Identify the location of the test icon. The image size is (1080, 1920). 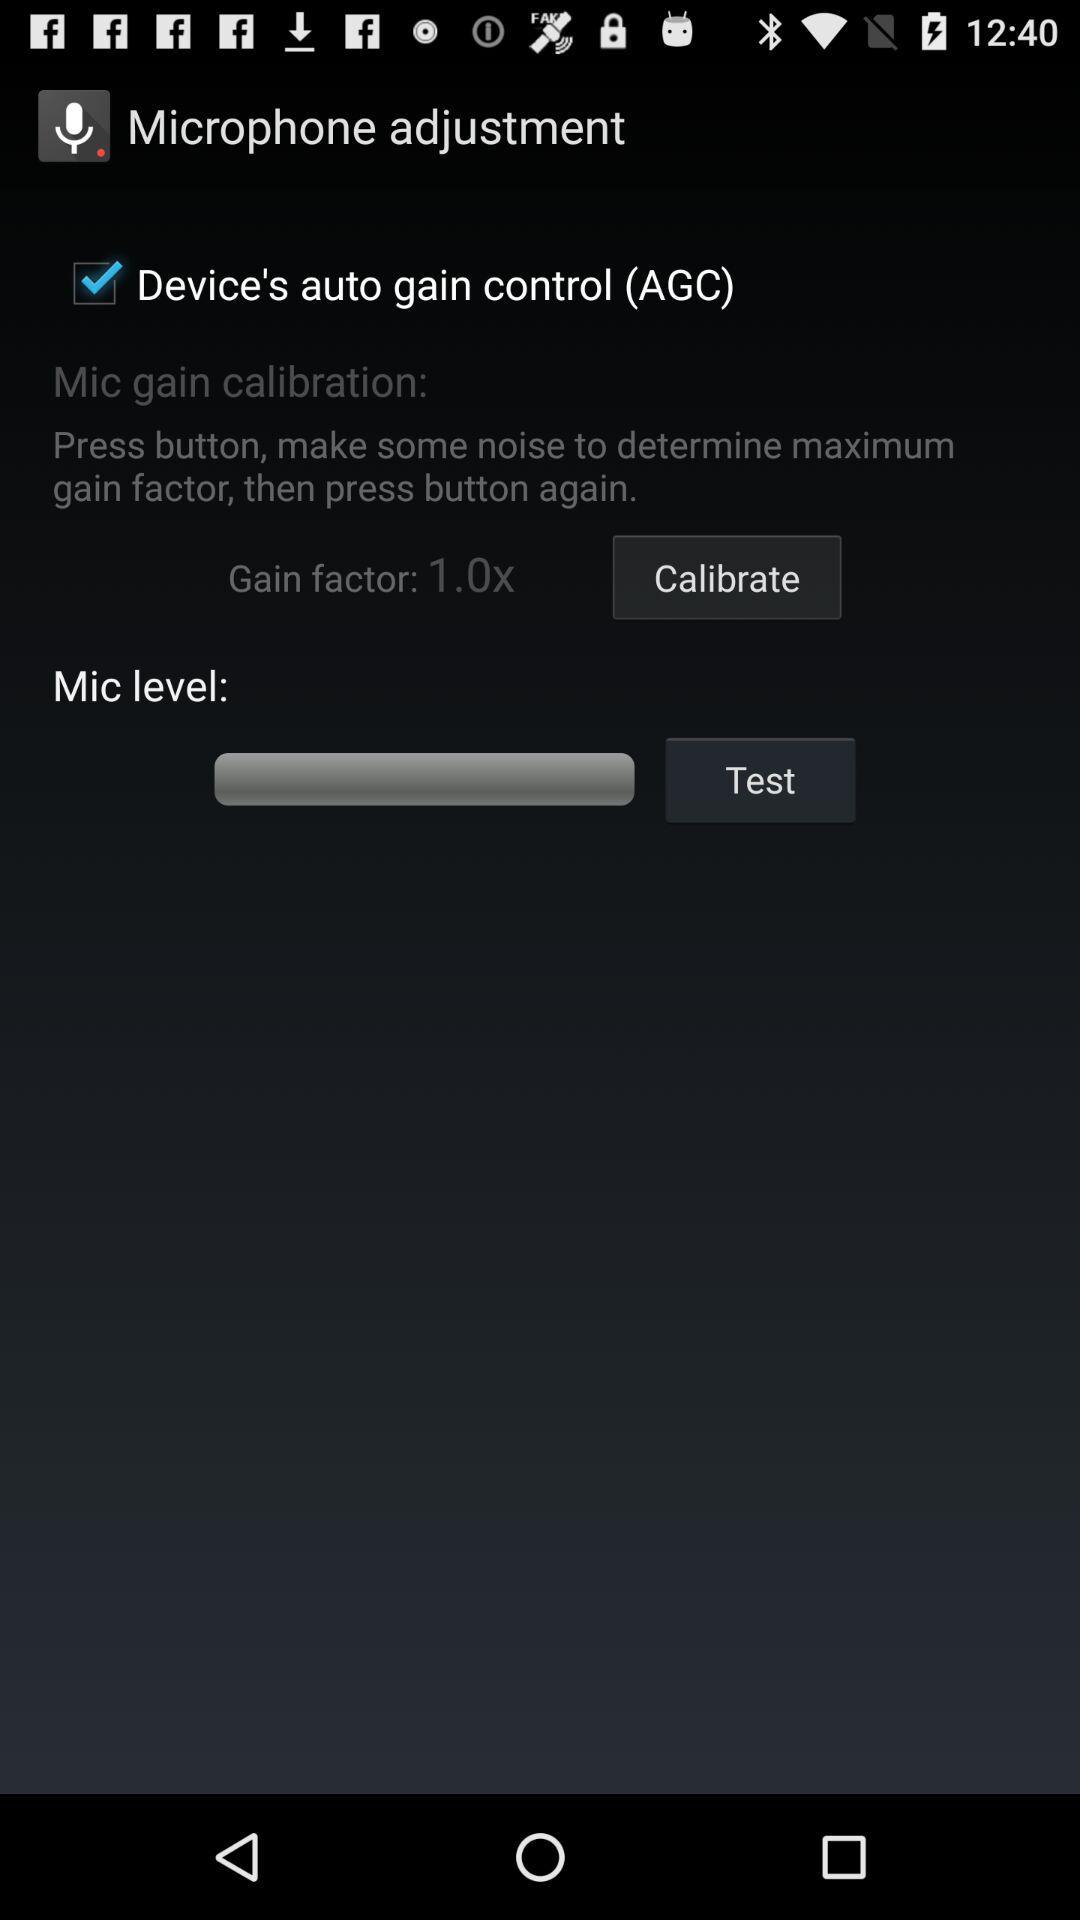
(760, 778).